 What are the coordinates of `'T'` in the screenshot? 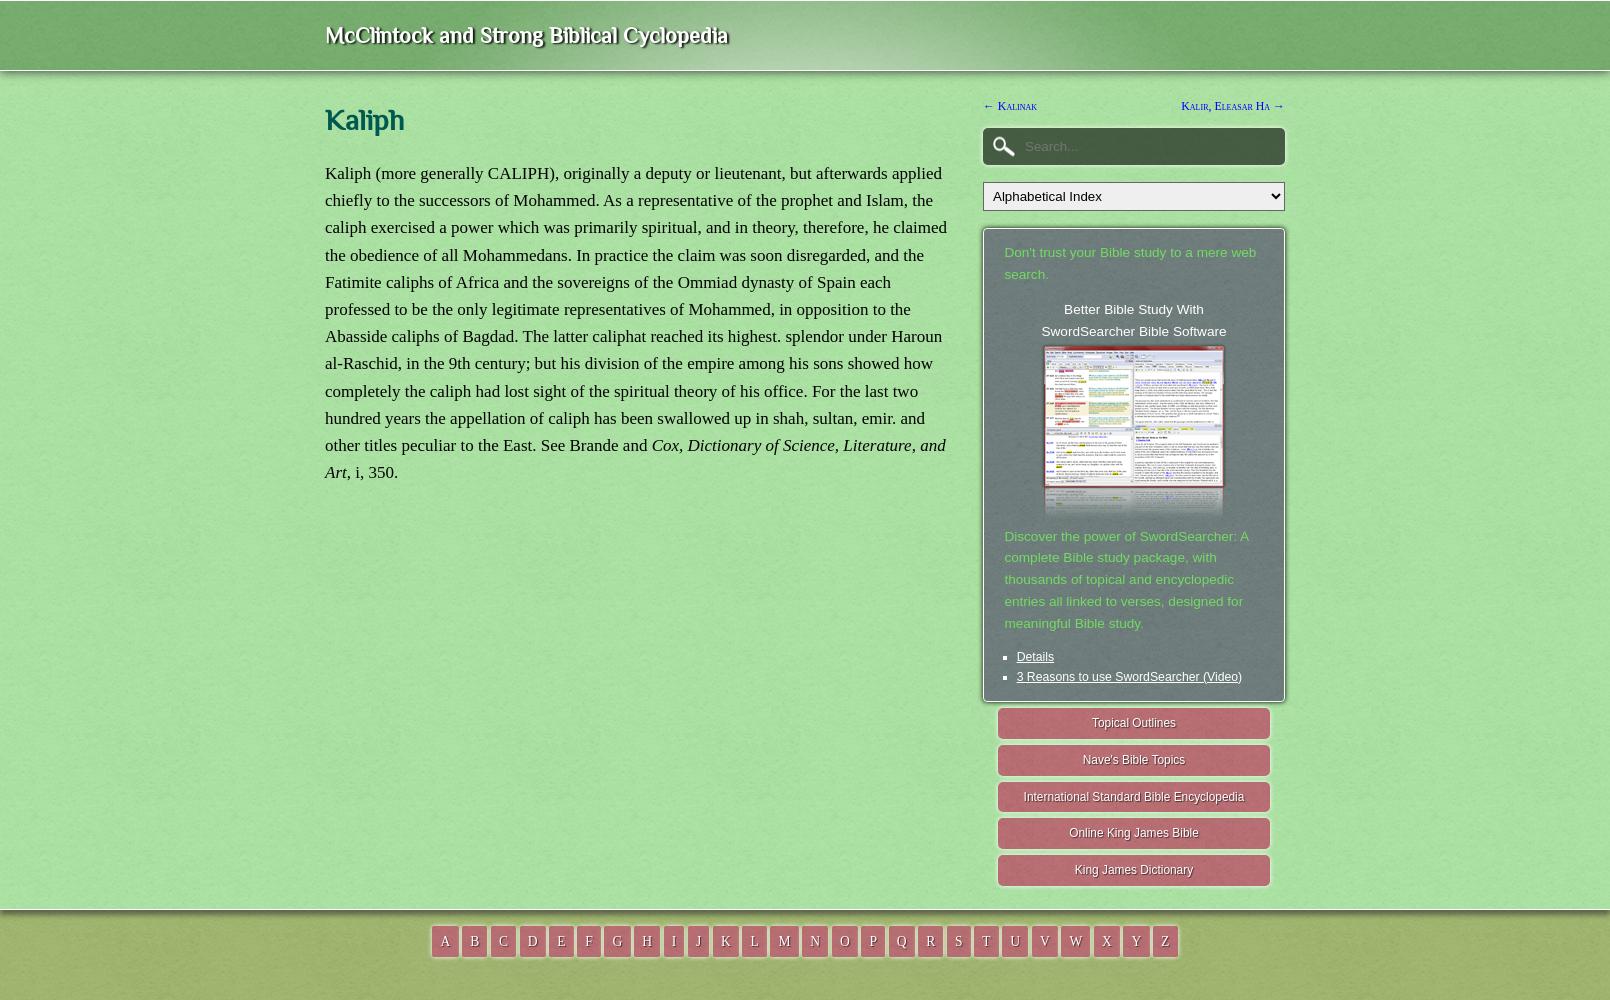 It's located at (984, 939).